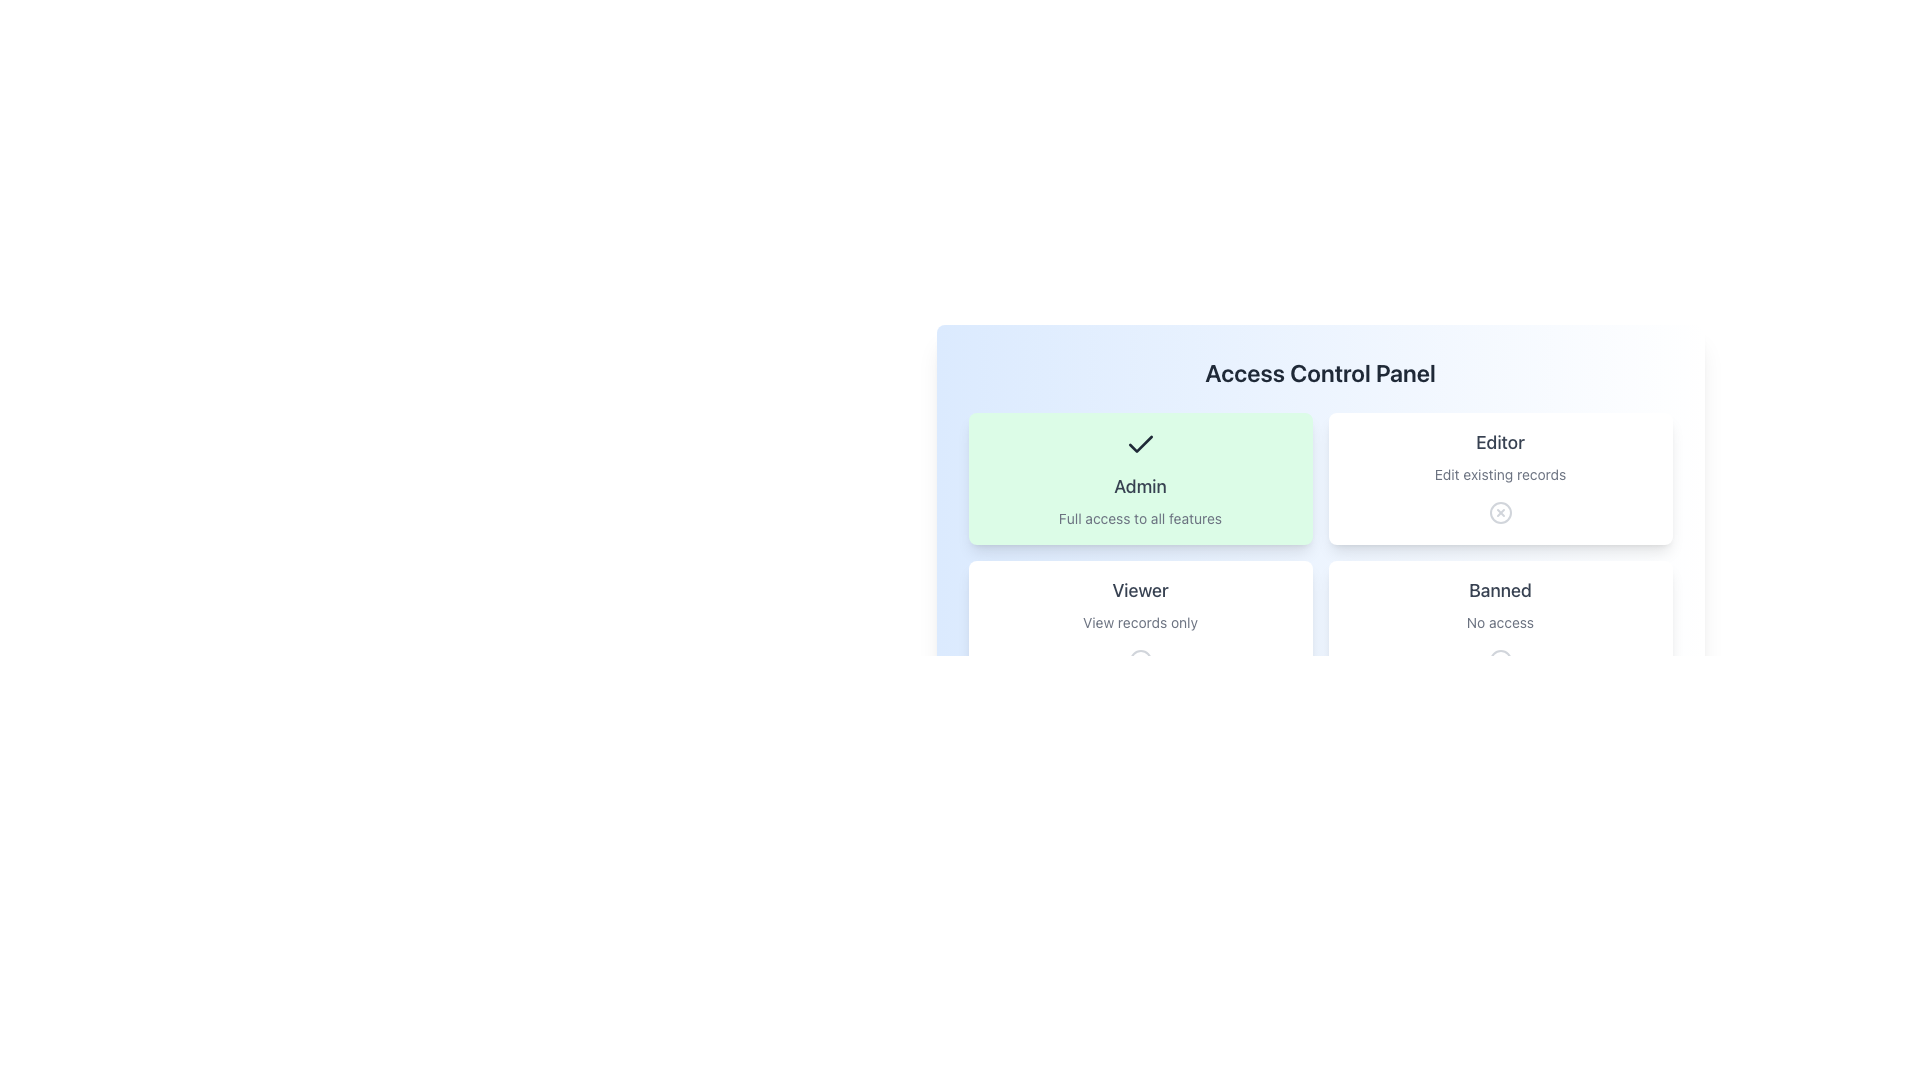 The width and height of the screenshot is (1920, 1080). What do you see at coordinates (1500, 478) in the screenshot?
I see `the center of the 'Editor' role card in the Access Control Panel` at bounding box center [1500, 478].